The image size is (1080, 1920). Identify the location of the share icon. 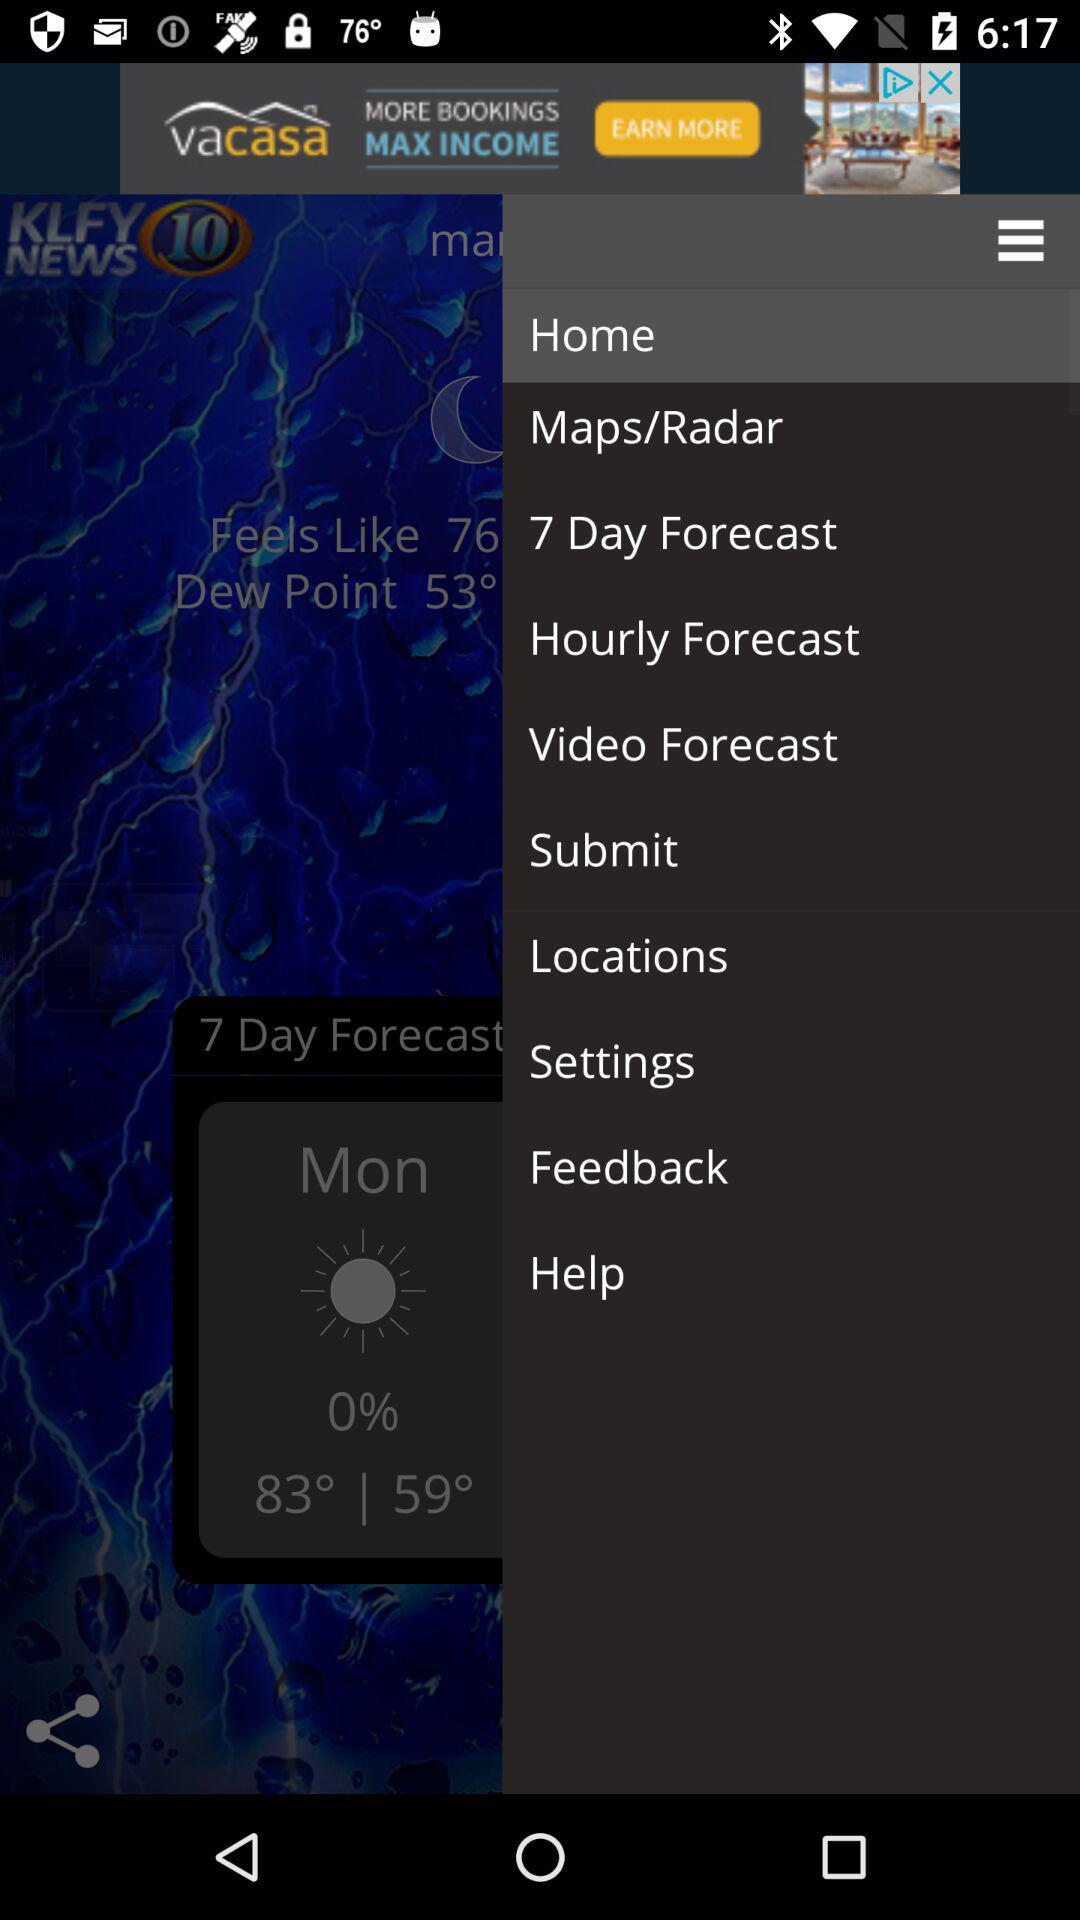
(61, 1730).